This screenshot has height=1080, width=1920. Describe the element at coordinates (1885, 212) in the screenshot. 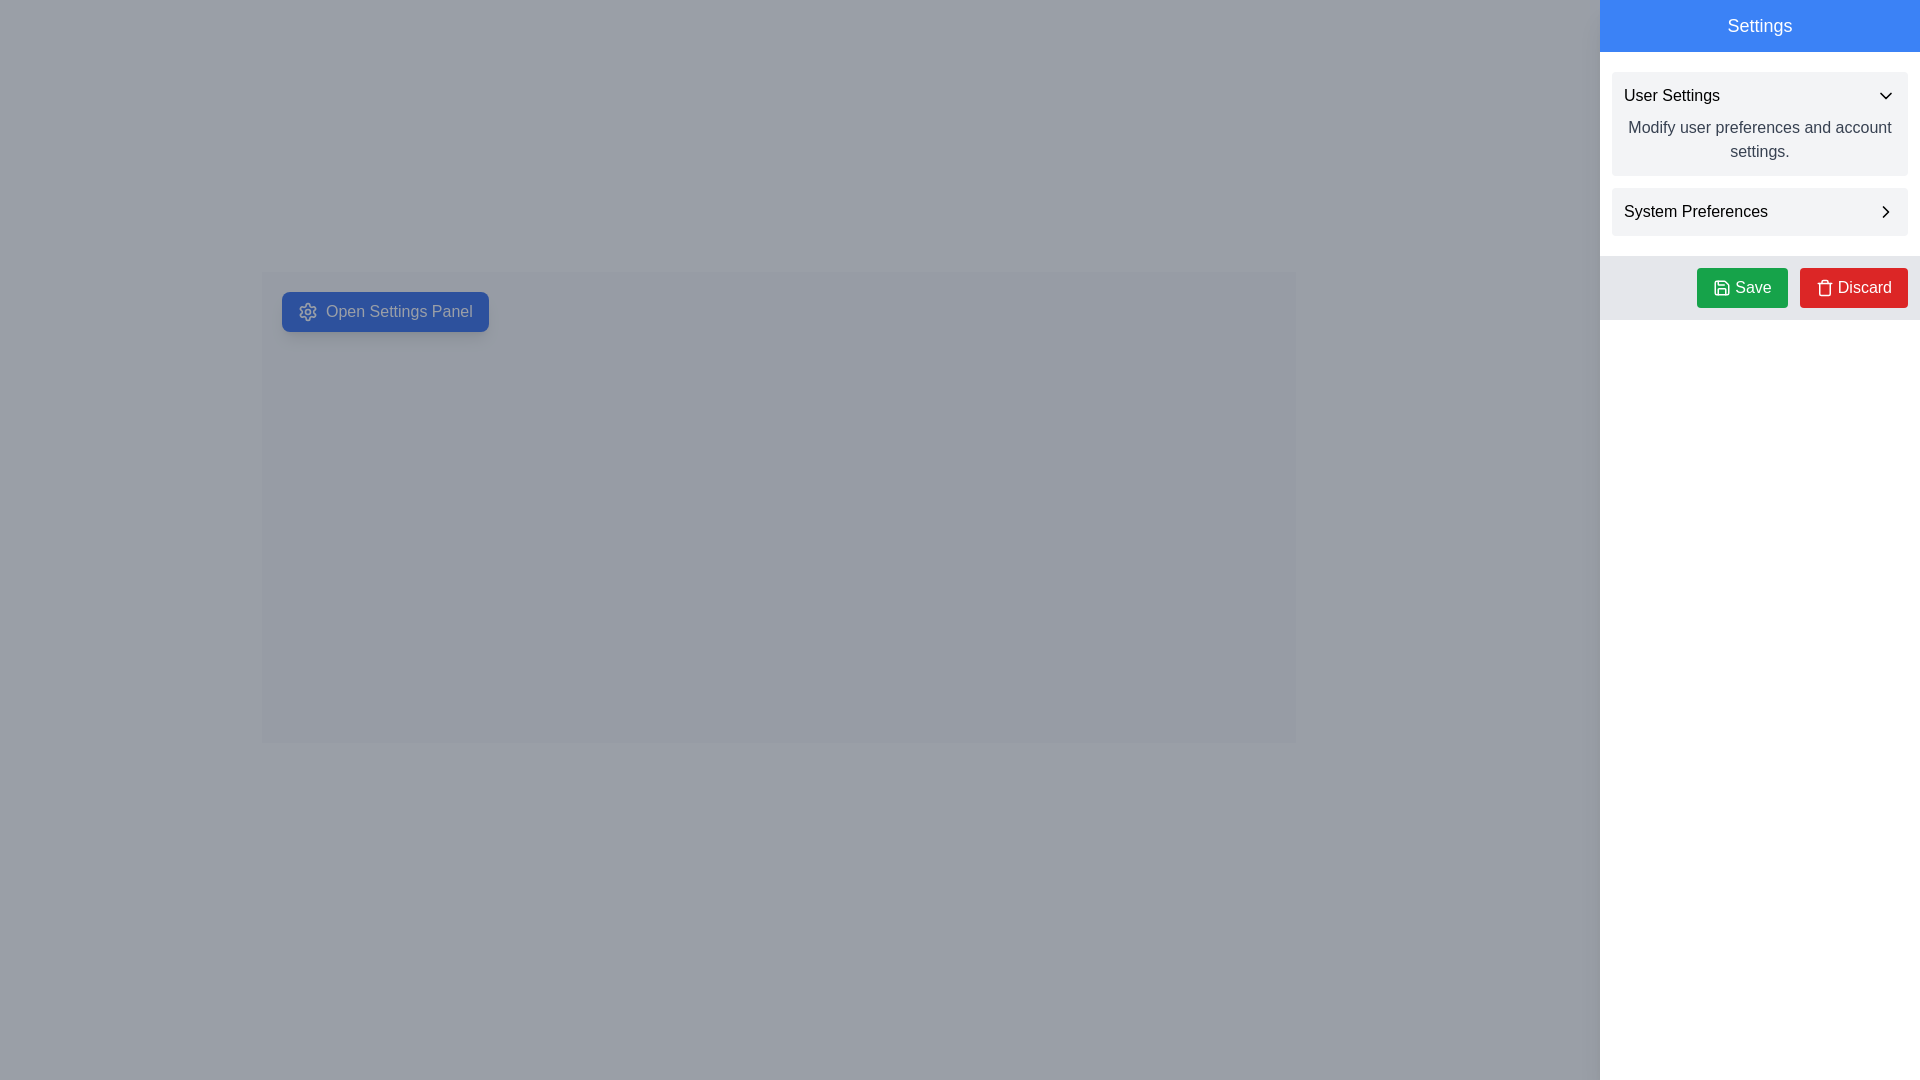

I see `the right-pointing chevron icon in the 'System Preferences' section of the 'Settings' panel` at that location.